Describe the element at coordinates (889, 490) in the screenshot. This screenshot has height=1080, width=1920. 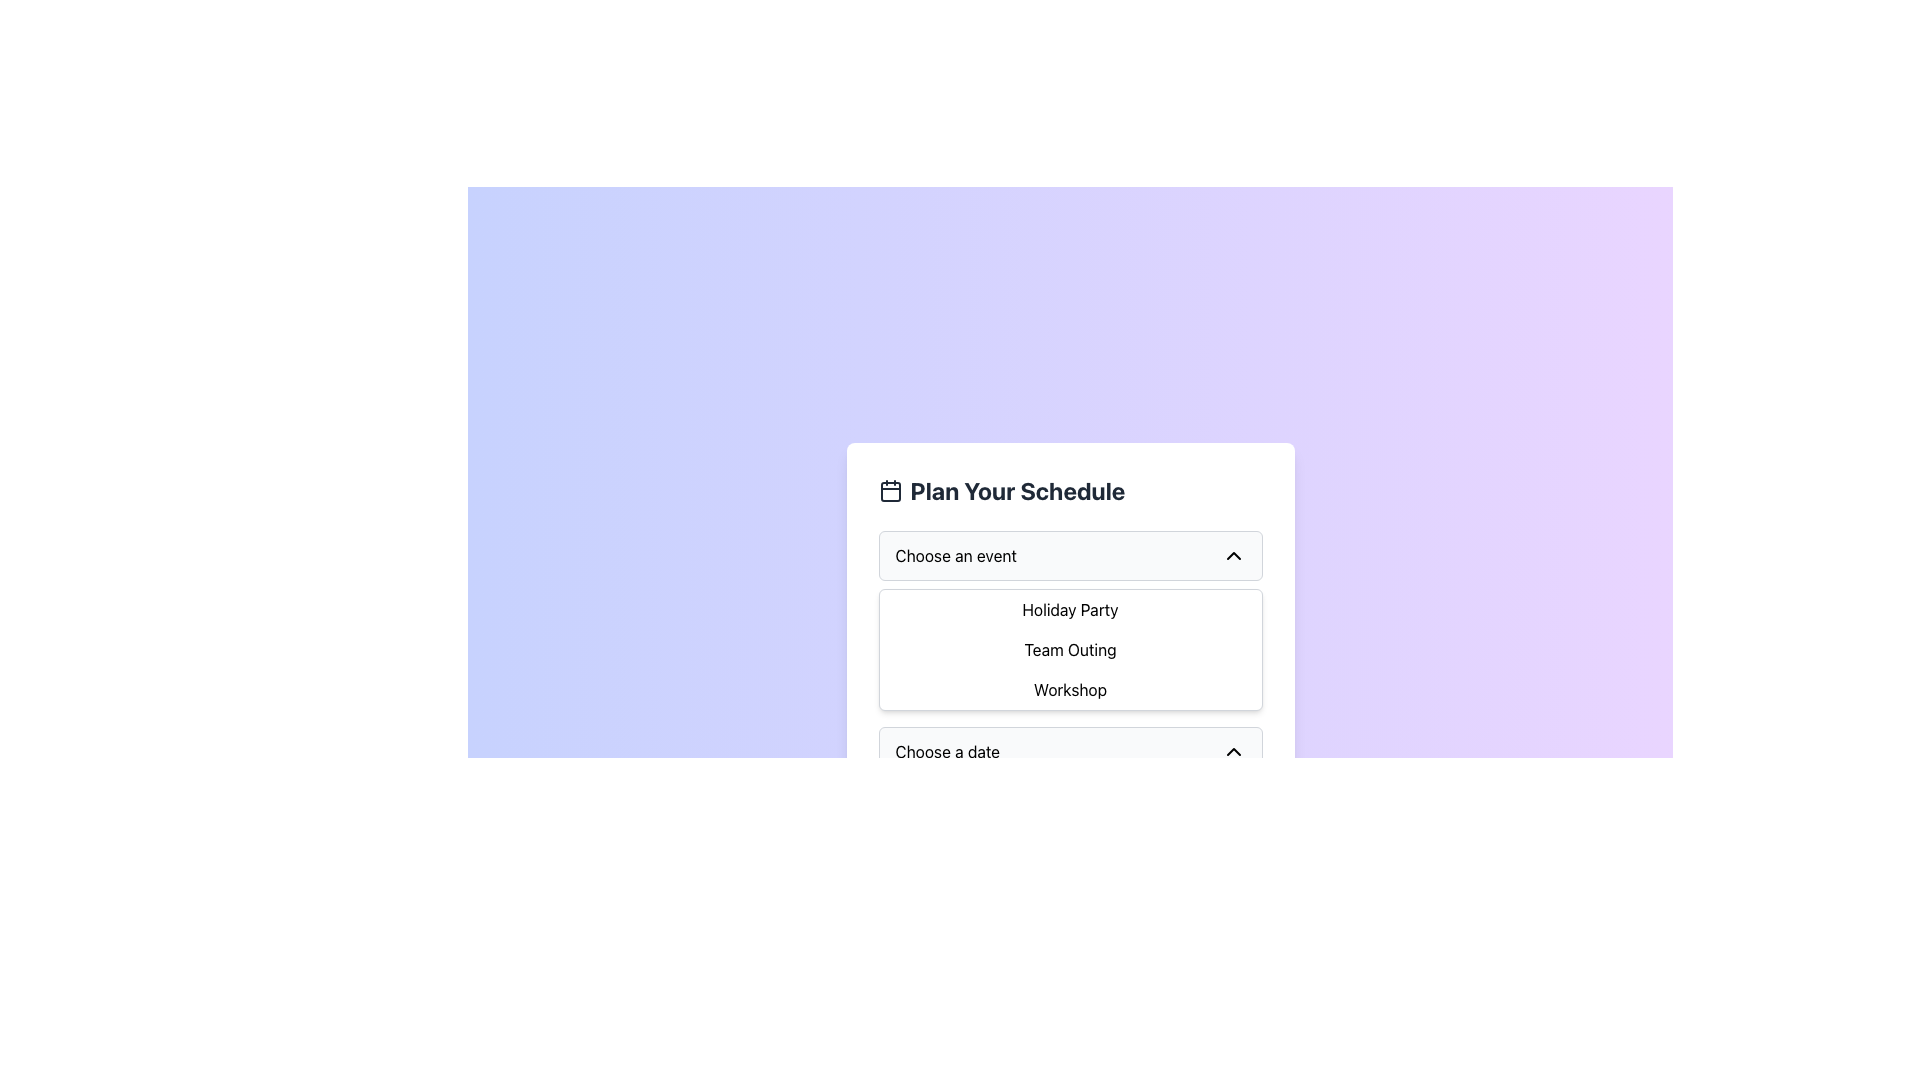
I see `the calendar icon located to the immediate left of the text 'Plan Your Schedule' in the header section, which enhances the user interface's design` at that location.